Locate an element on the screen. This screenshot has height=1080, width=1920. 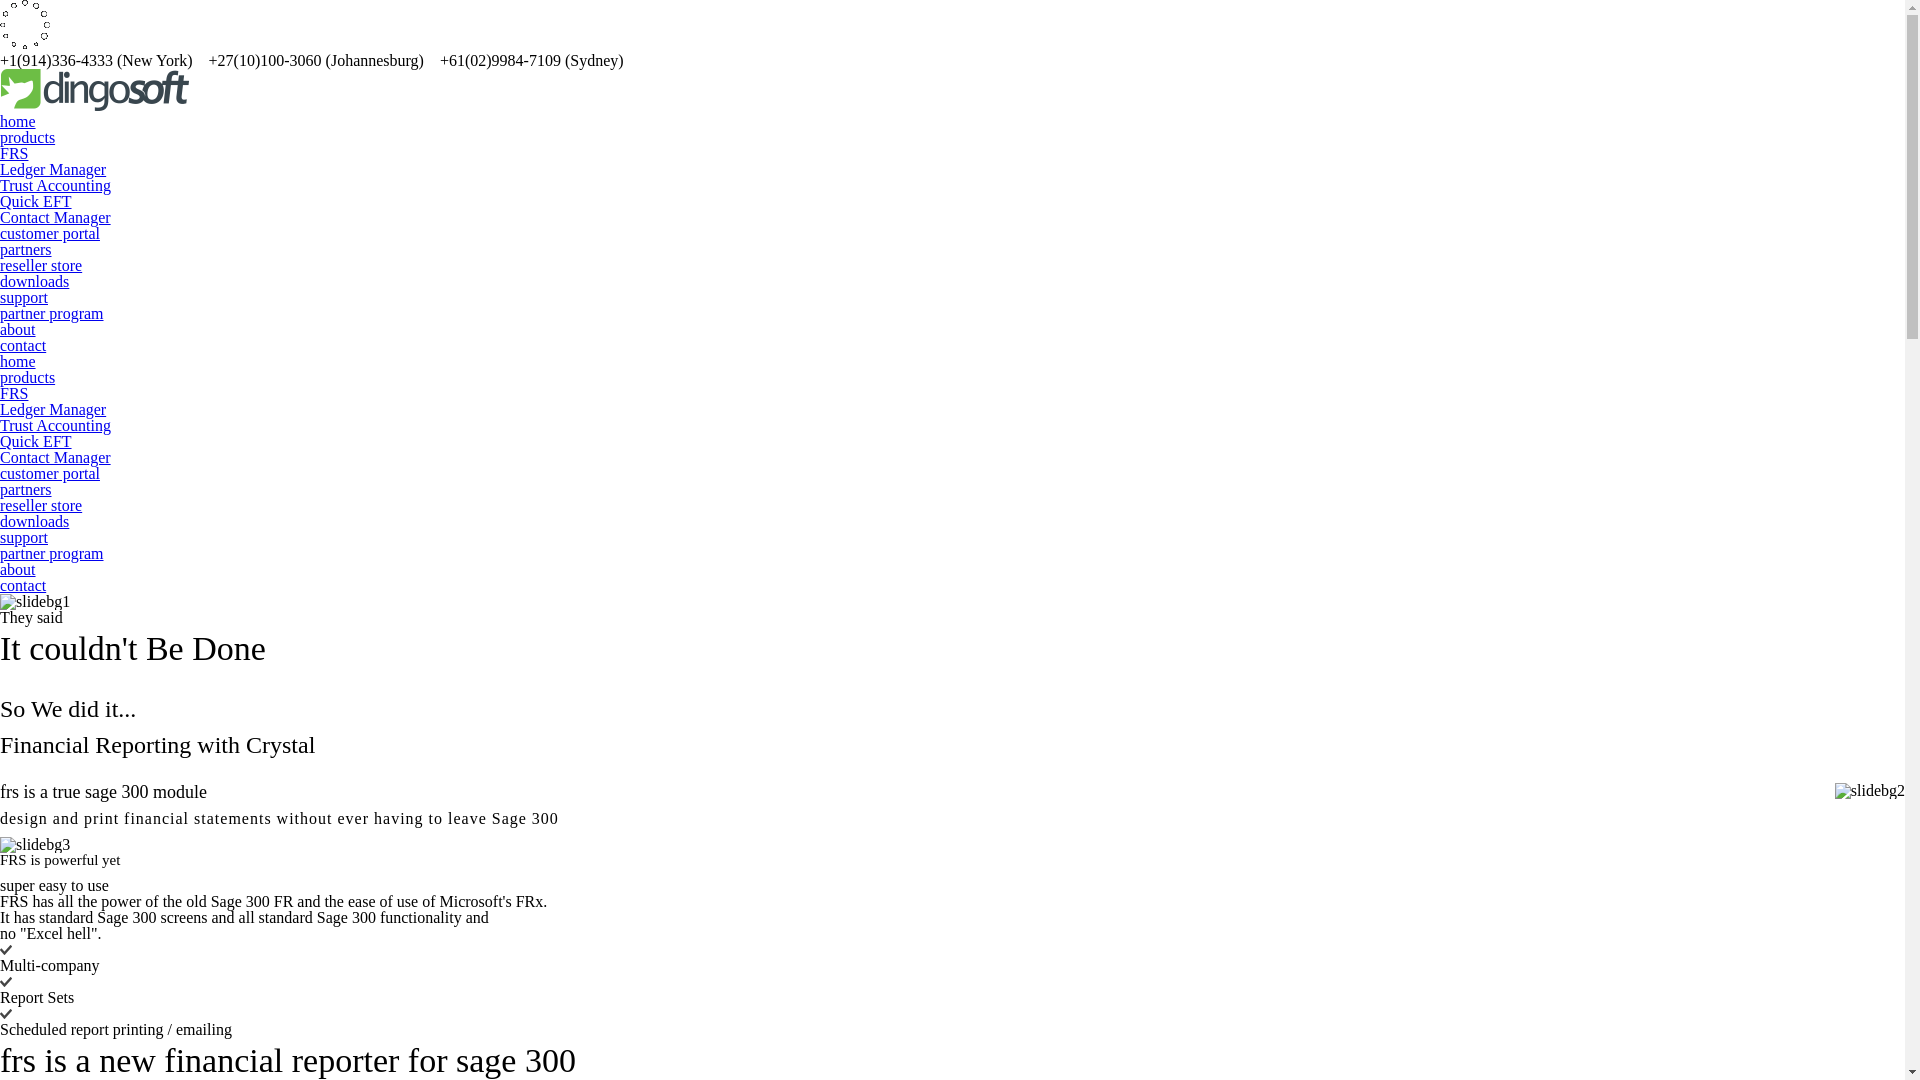
'Trust Accounting' is located at coordinates (0, 424).